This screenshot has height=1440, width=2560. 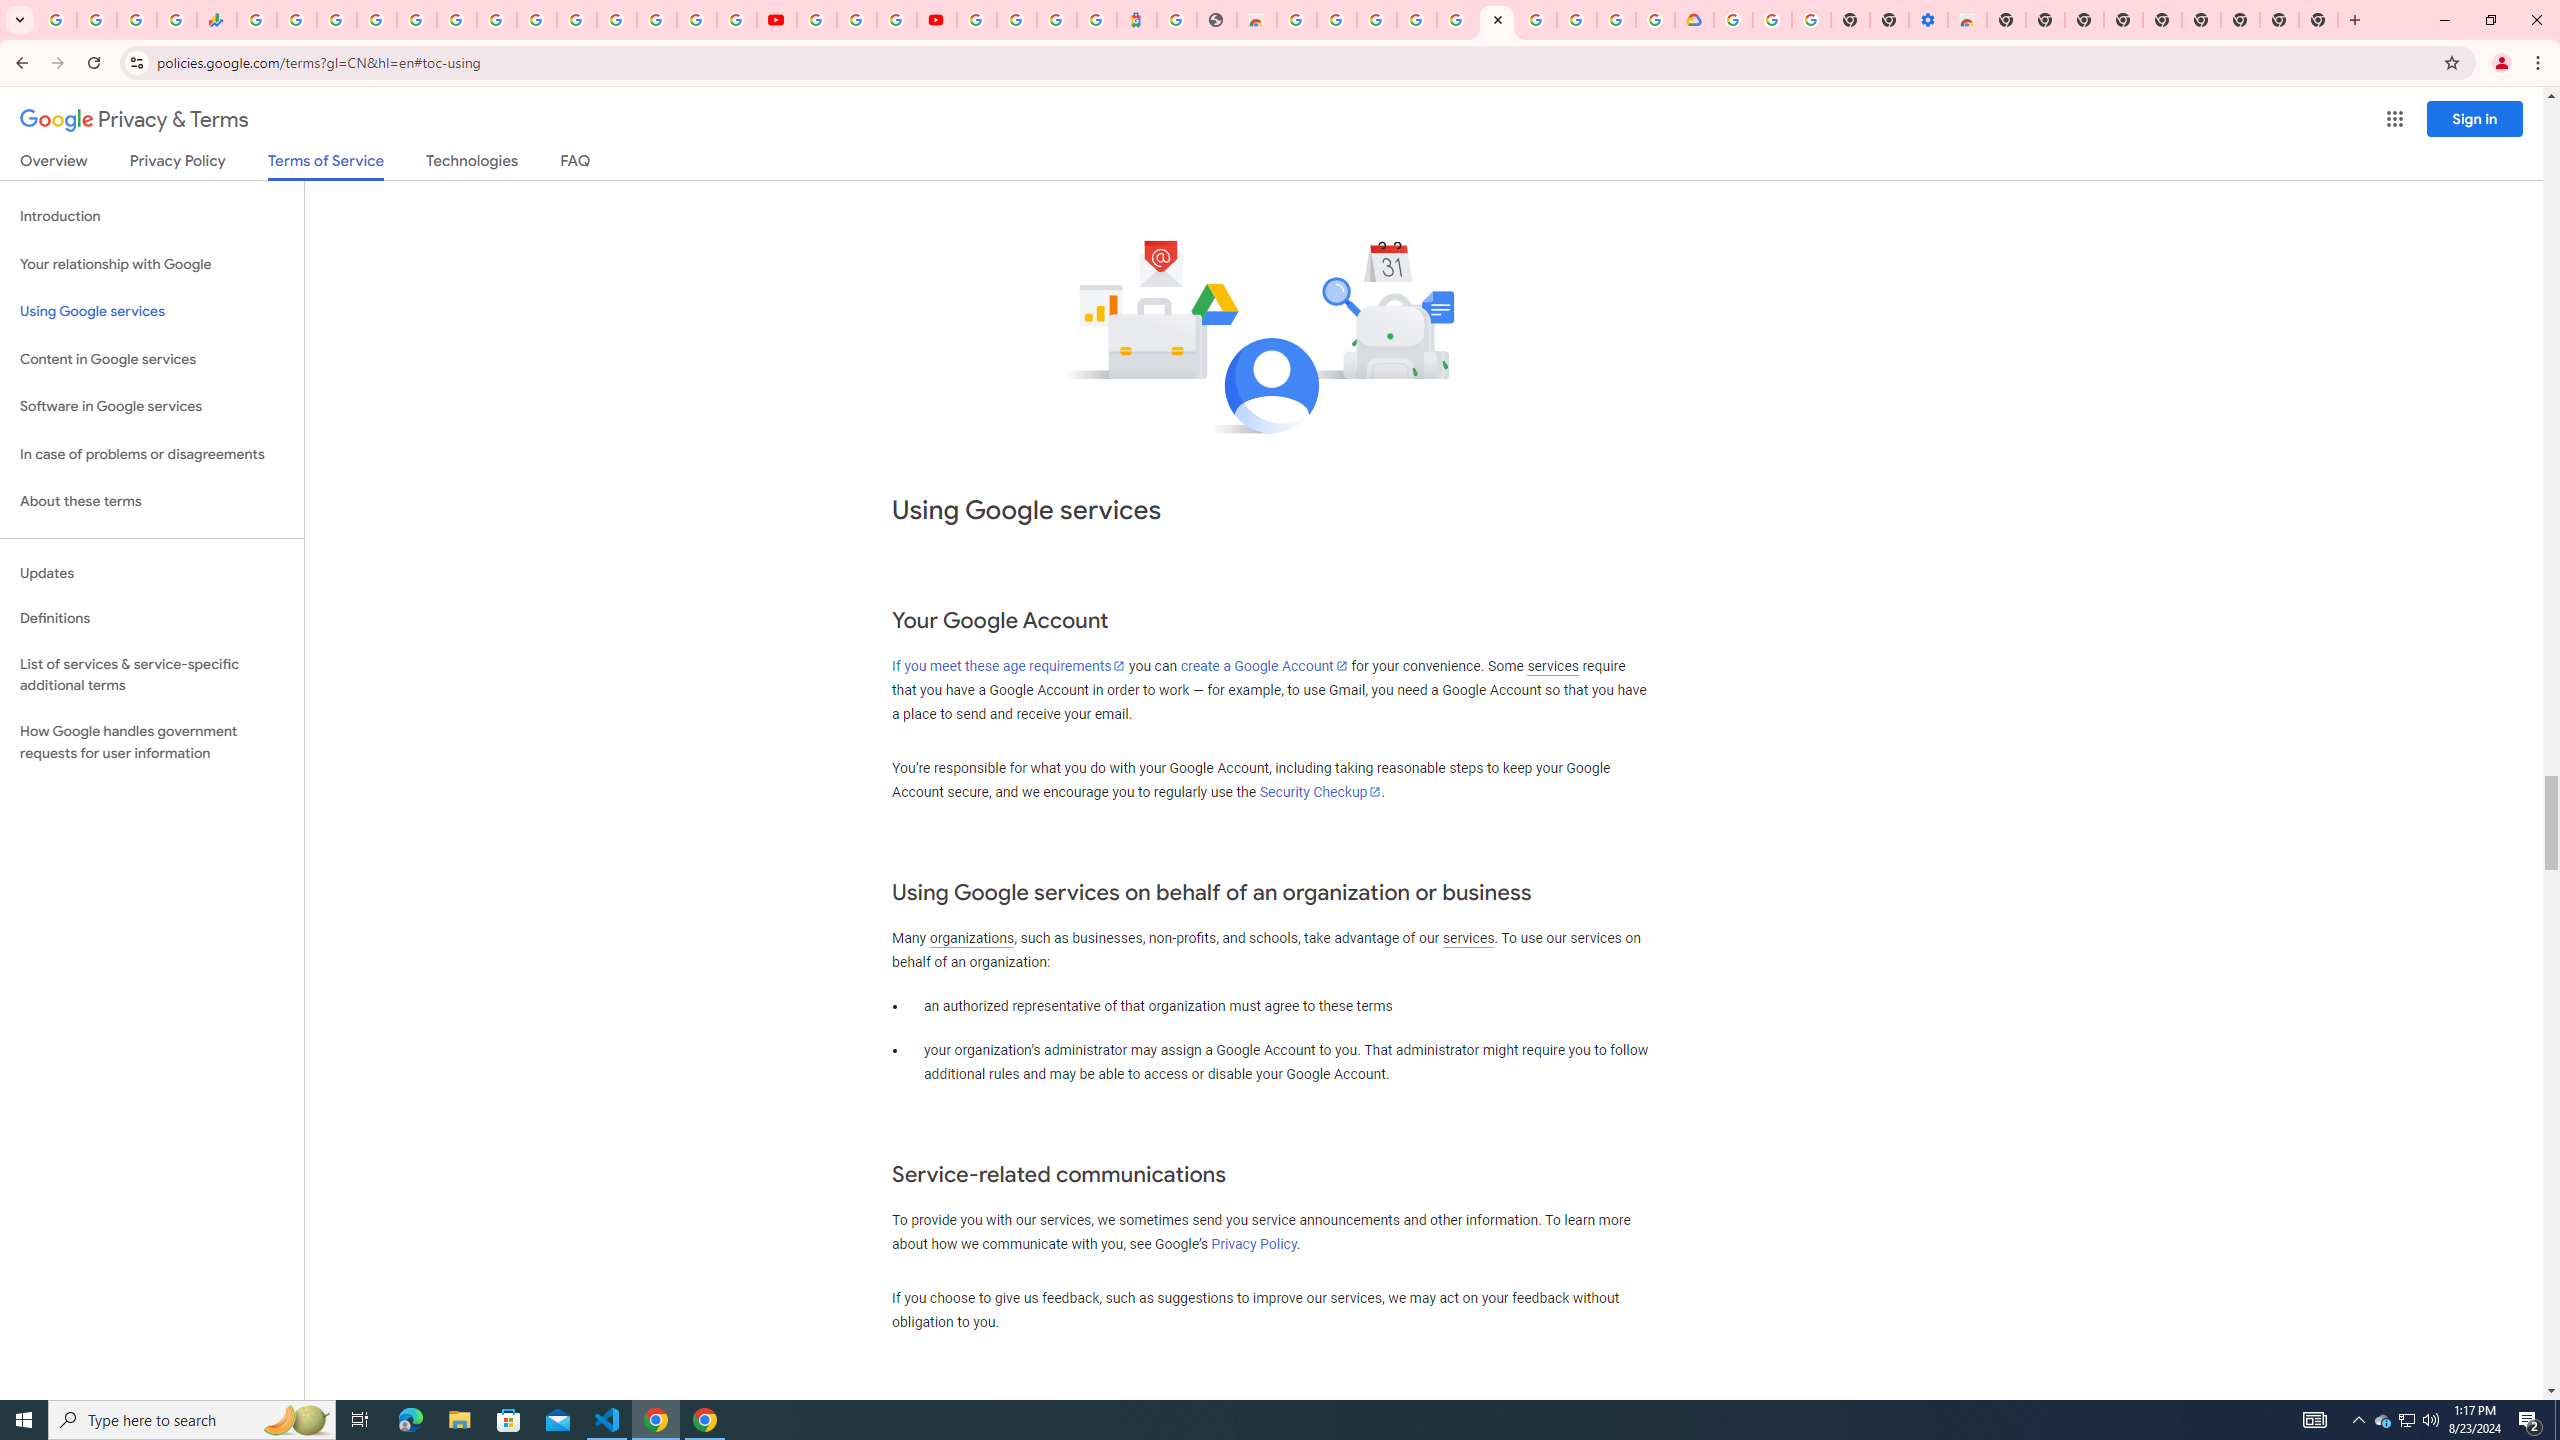 What do you see at coordinates (496, 19) in the screenshot?
I see `'Android TV Policies and Guidelines - Transparency Center'` at bounding box center [496, 19].